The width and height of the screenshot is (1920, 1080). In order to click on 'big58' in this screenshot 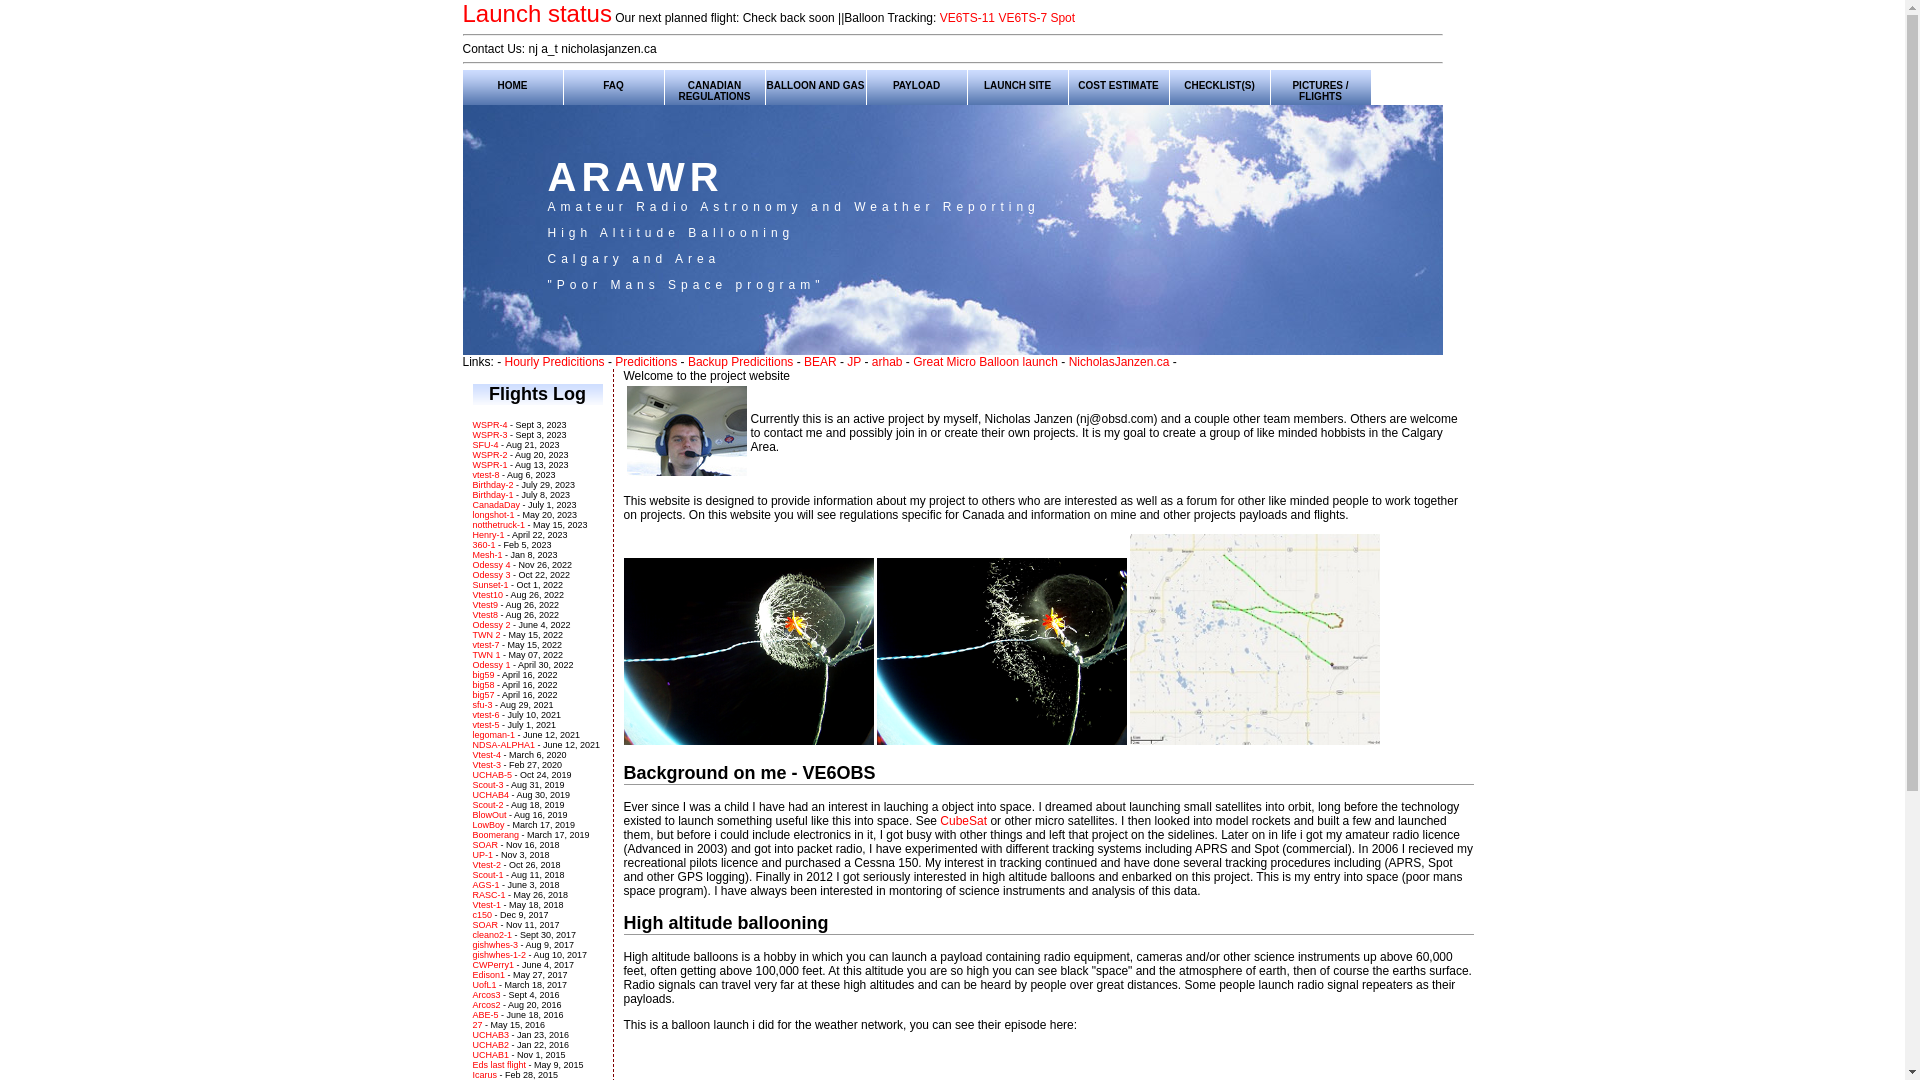, I will do `click(470, 684)`.